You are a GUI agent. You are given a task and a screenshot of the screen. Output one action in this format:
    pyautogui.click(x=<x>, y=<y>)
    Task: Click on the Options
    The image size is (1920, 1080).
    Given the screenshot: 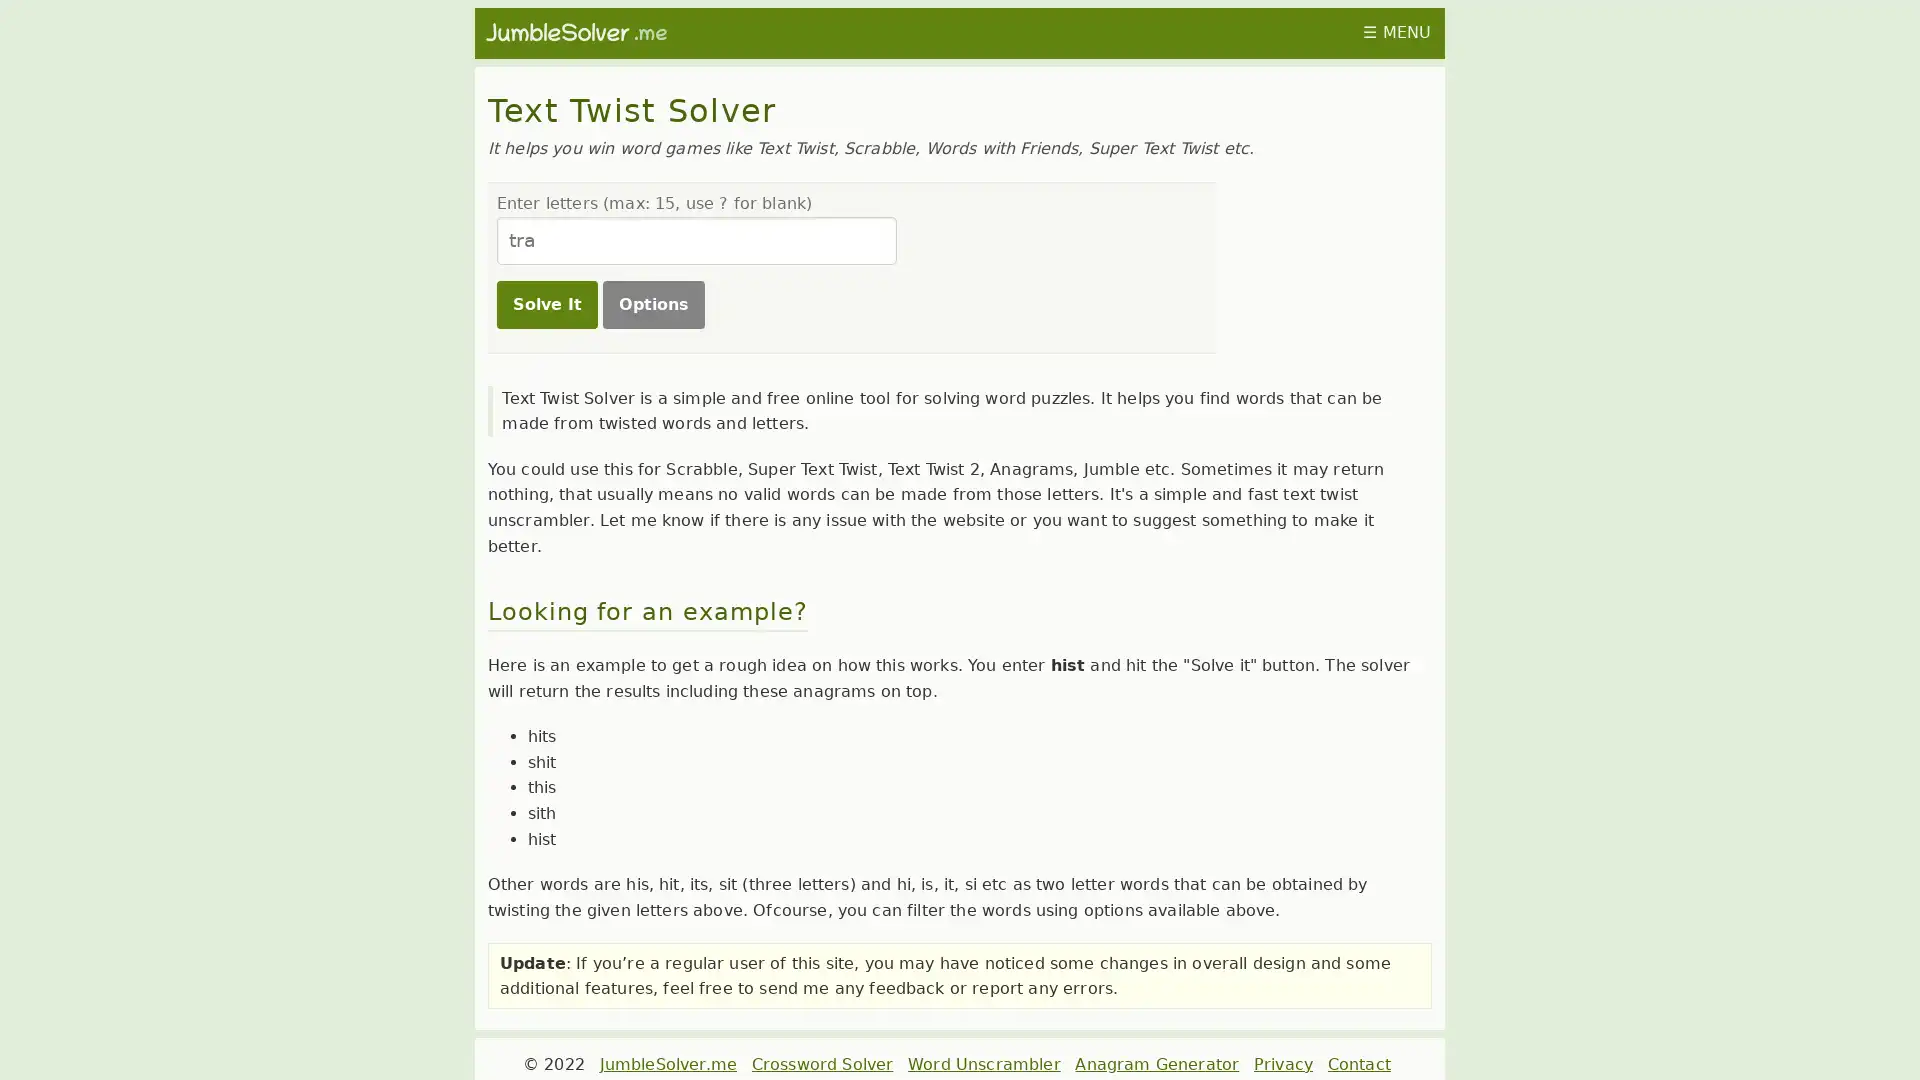 What is the action you would take?
    pyautogui.click(x=652, y=304)
    